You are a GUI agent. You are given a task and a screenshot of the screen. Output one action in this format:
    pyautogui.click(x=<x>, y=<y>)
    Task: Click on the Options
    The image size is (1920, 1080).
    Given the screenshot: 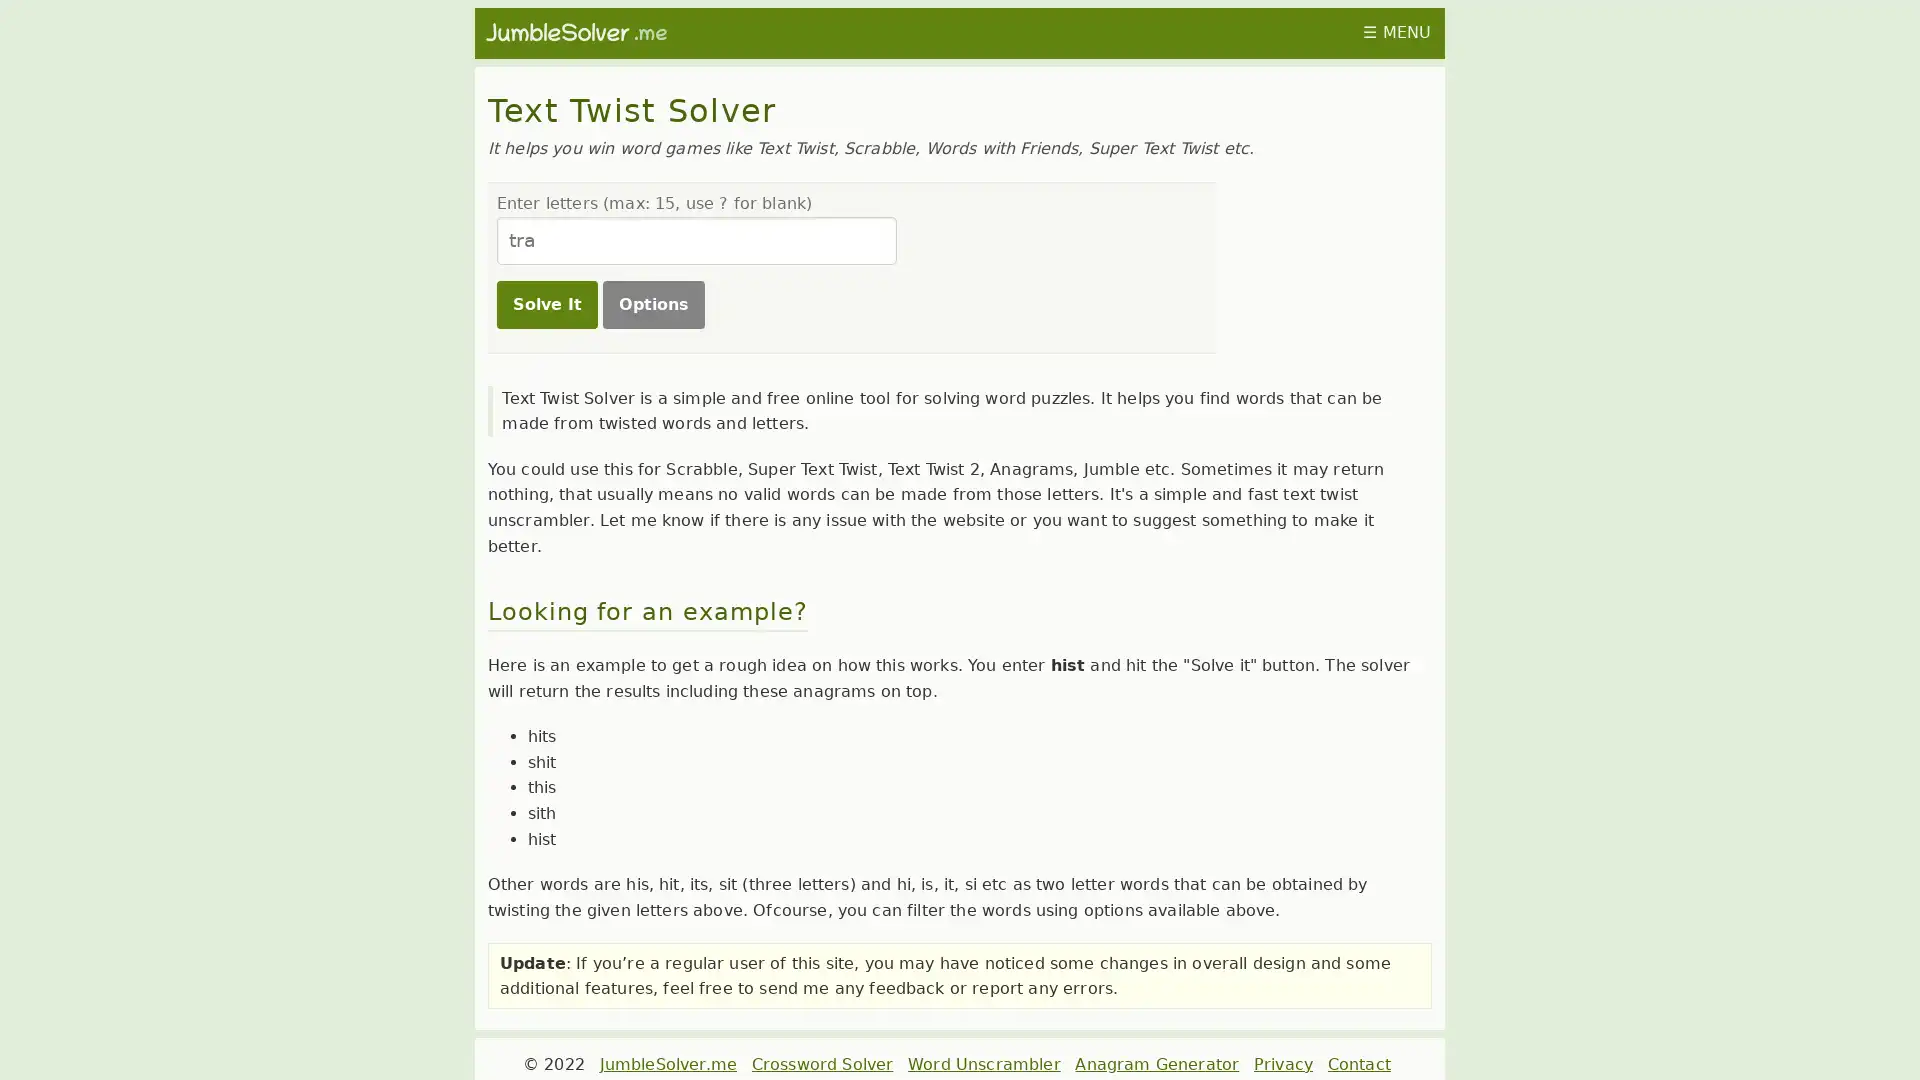 What is the action you would take?
    pyautogui.click(x=652, y=304)
    